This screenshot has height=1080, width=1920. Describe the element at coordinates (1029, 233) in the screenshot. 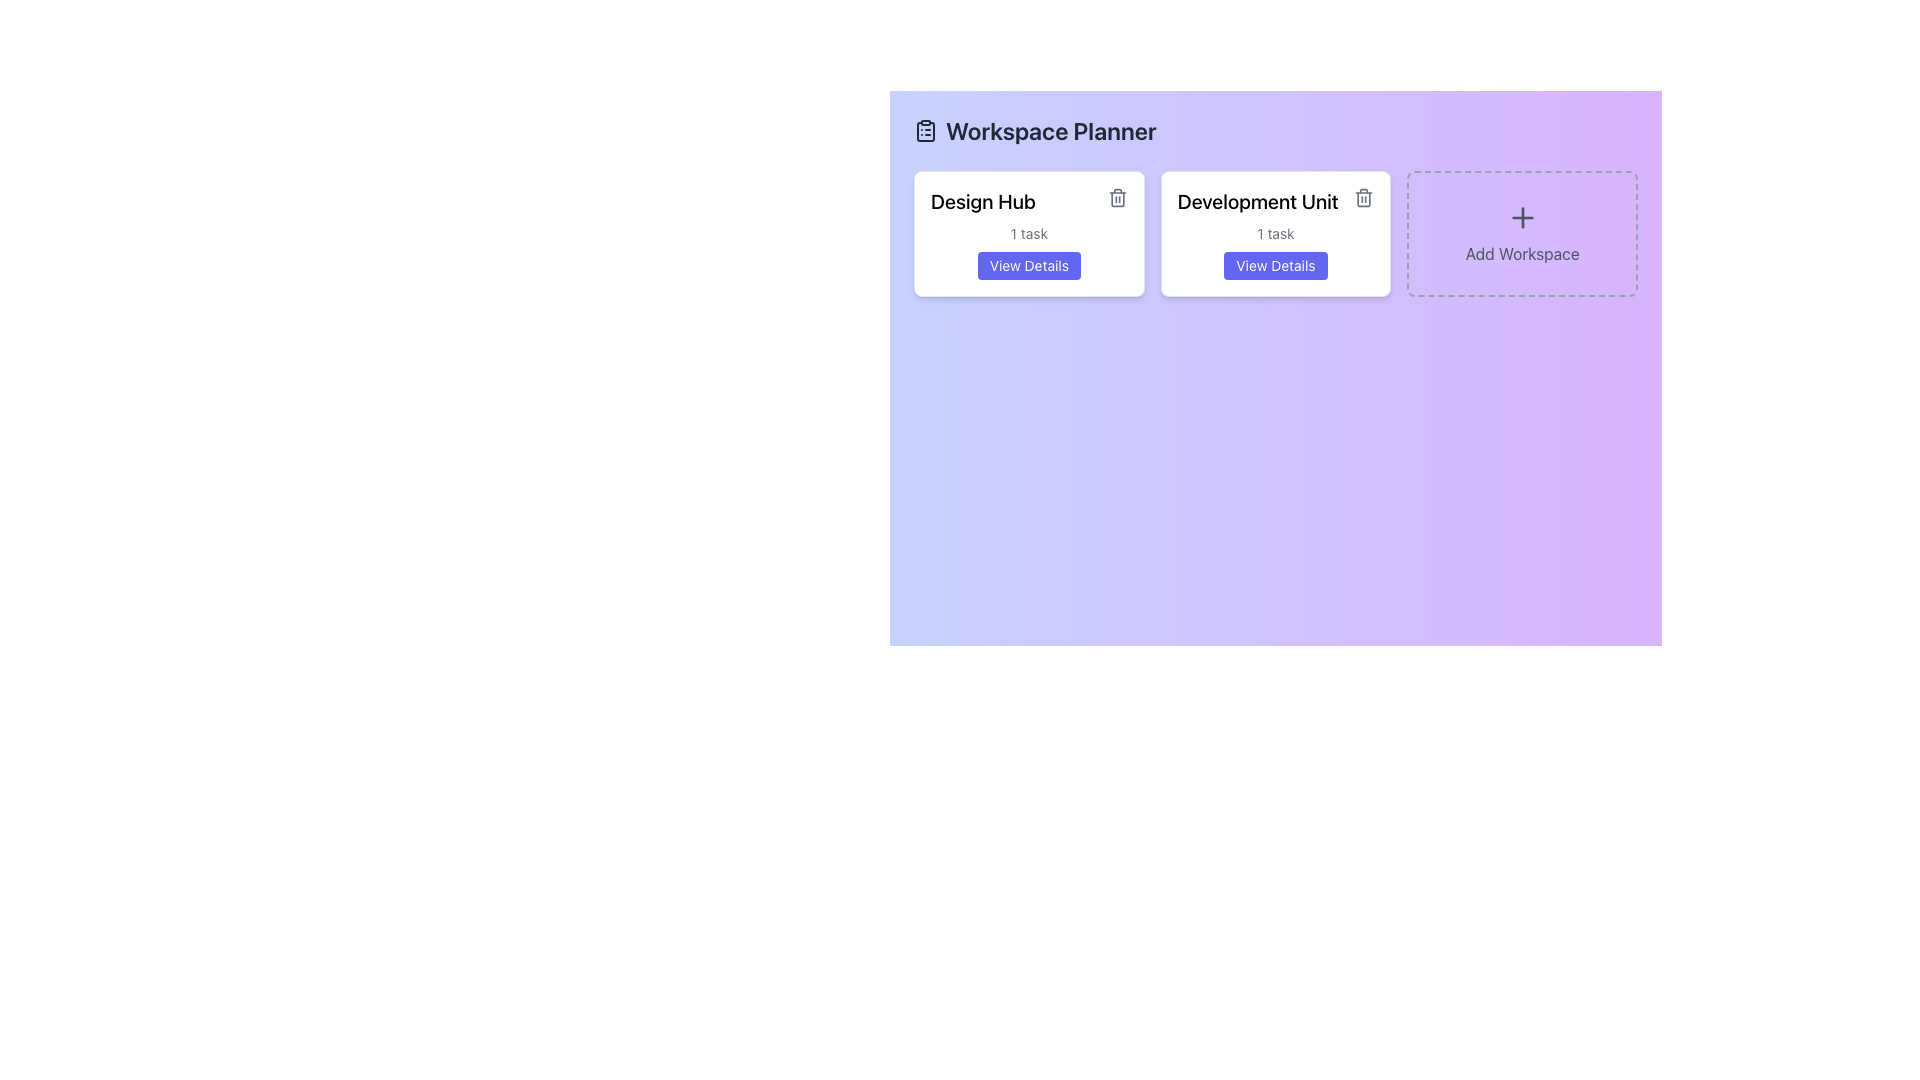

I see `the static text label displaying '1 task', which is located below the 'Design Hub' title and above the 'View Details' button` at that location.